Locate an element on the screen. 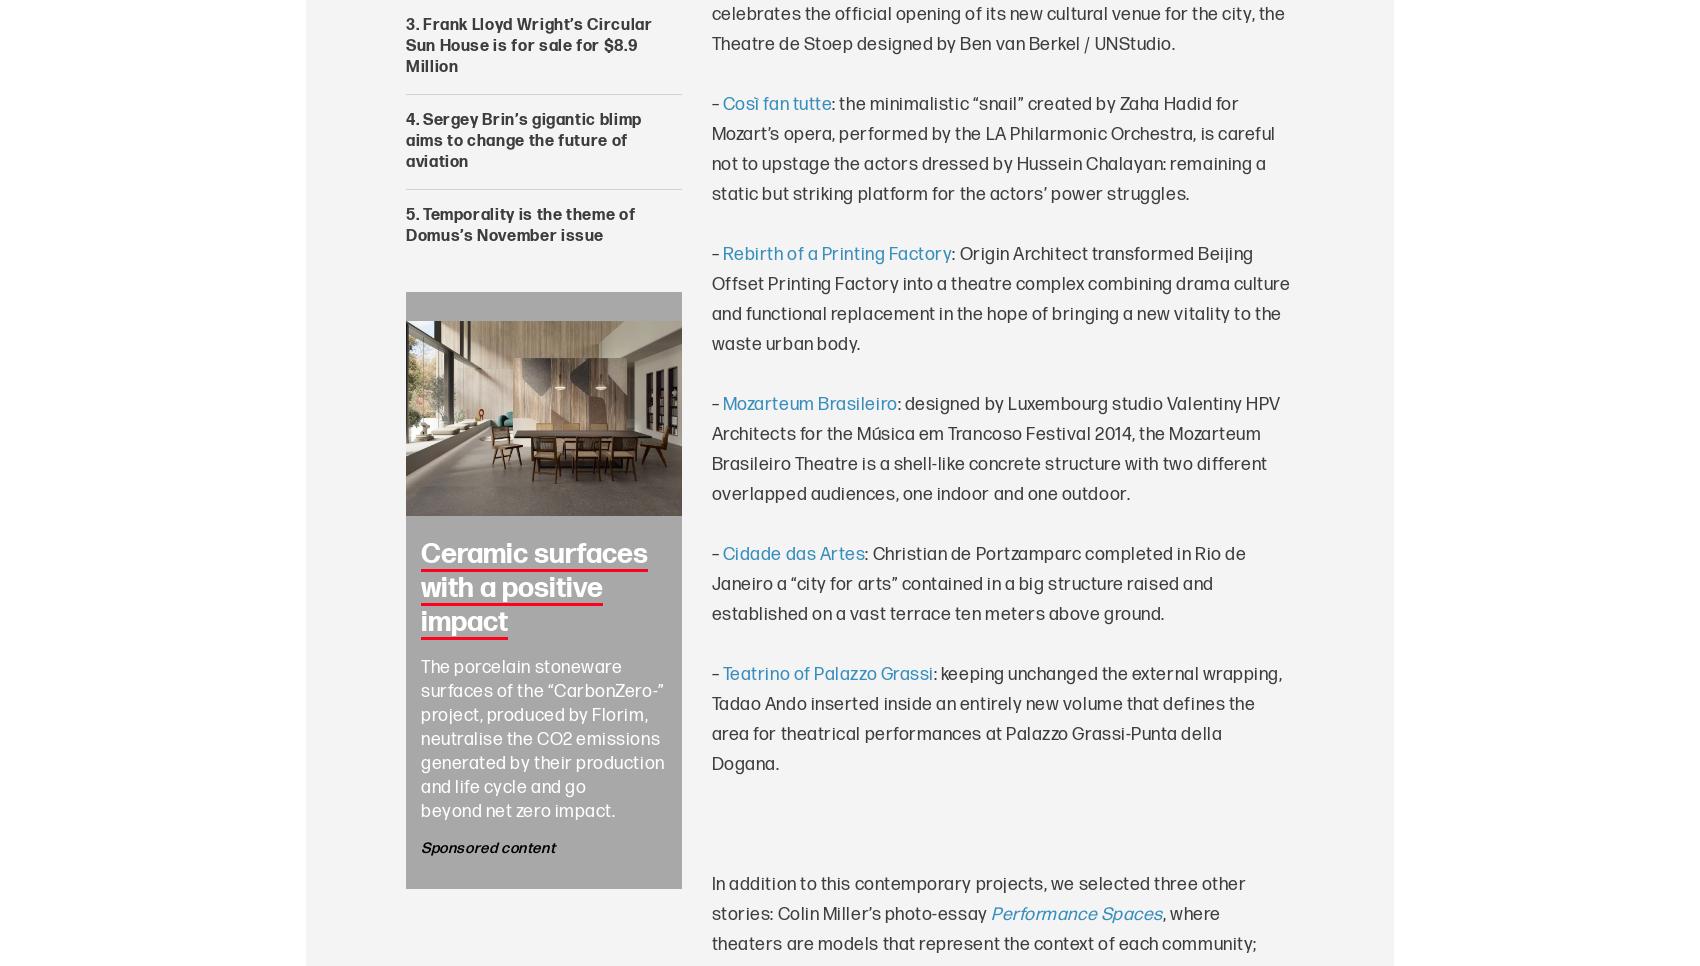  'Temporality is the theme of Domus’s November issue' is located at coordinates (520, 223).